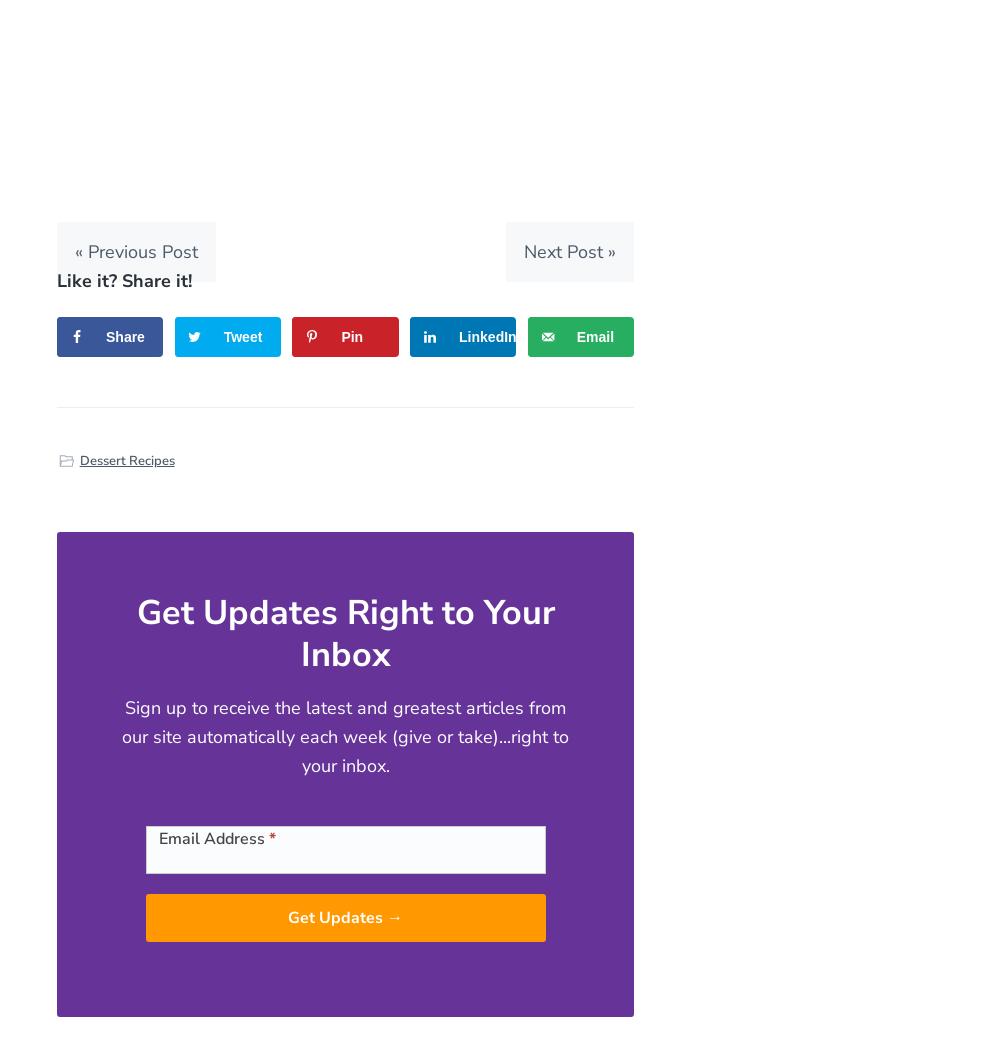  Describe the element at coordinates (343, 632) in the screenshot. I see `'Get Updates Right to Your Inbox'` at that location.